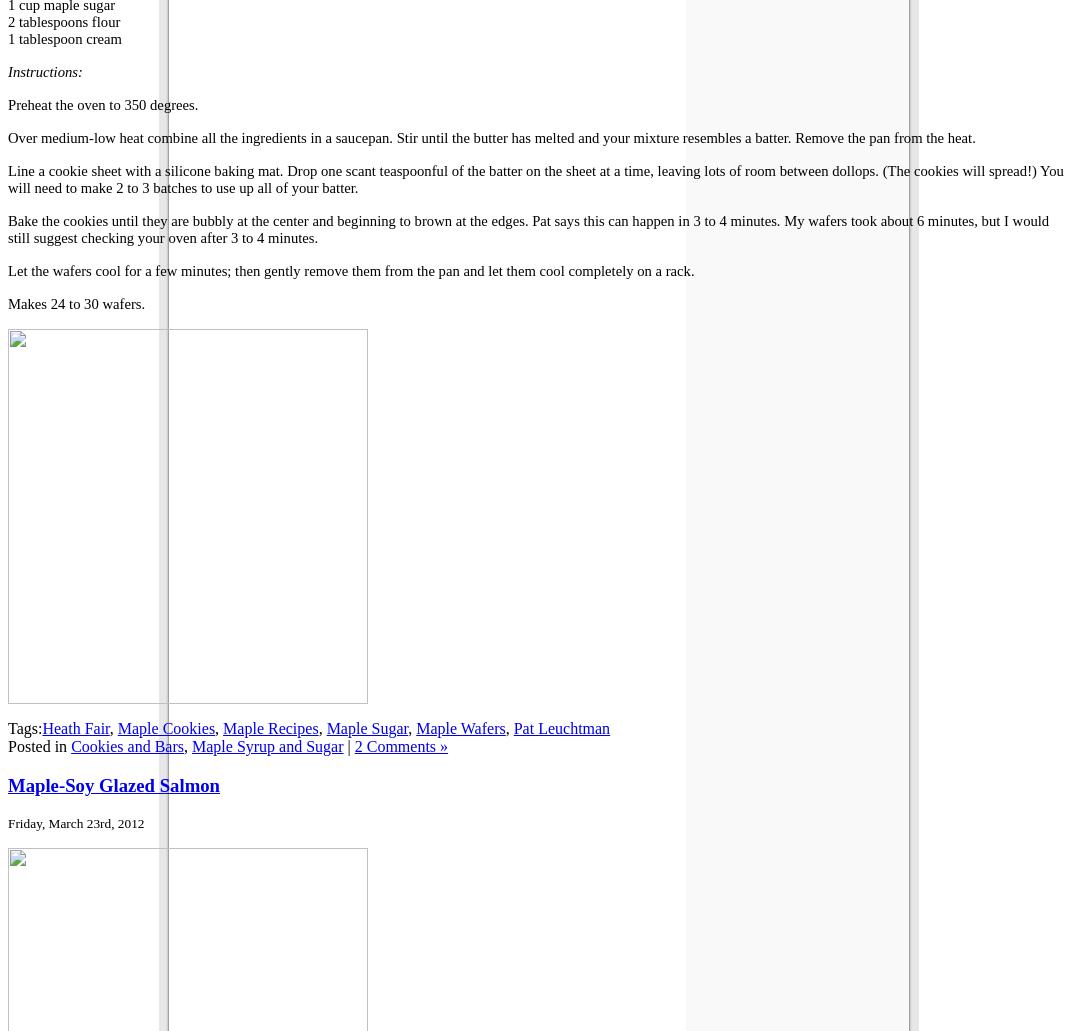 This screenshot has width=1077, height=1031. I want to click on 'Maple Recipes', so click(269, 727).